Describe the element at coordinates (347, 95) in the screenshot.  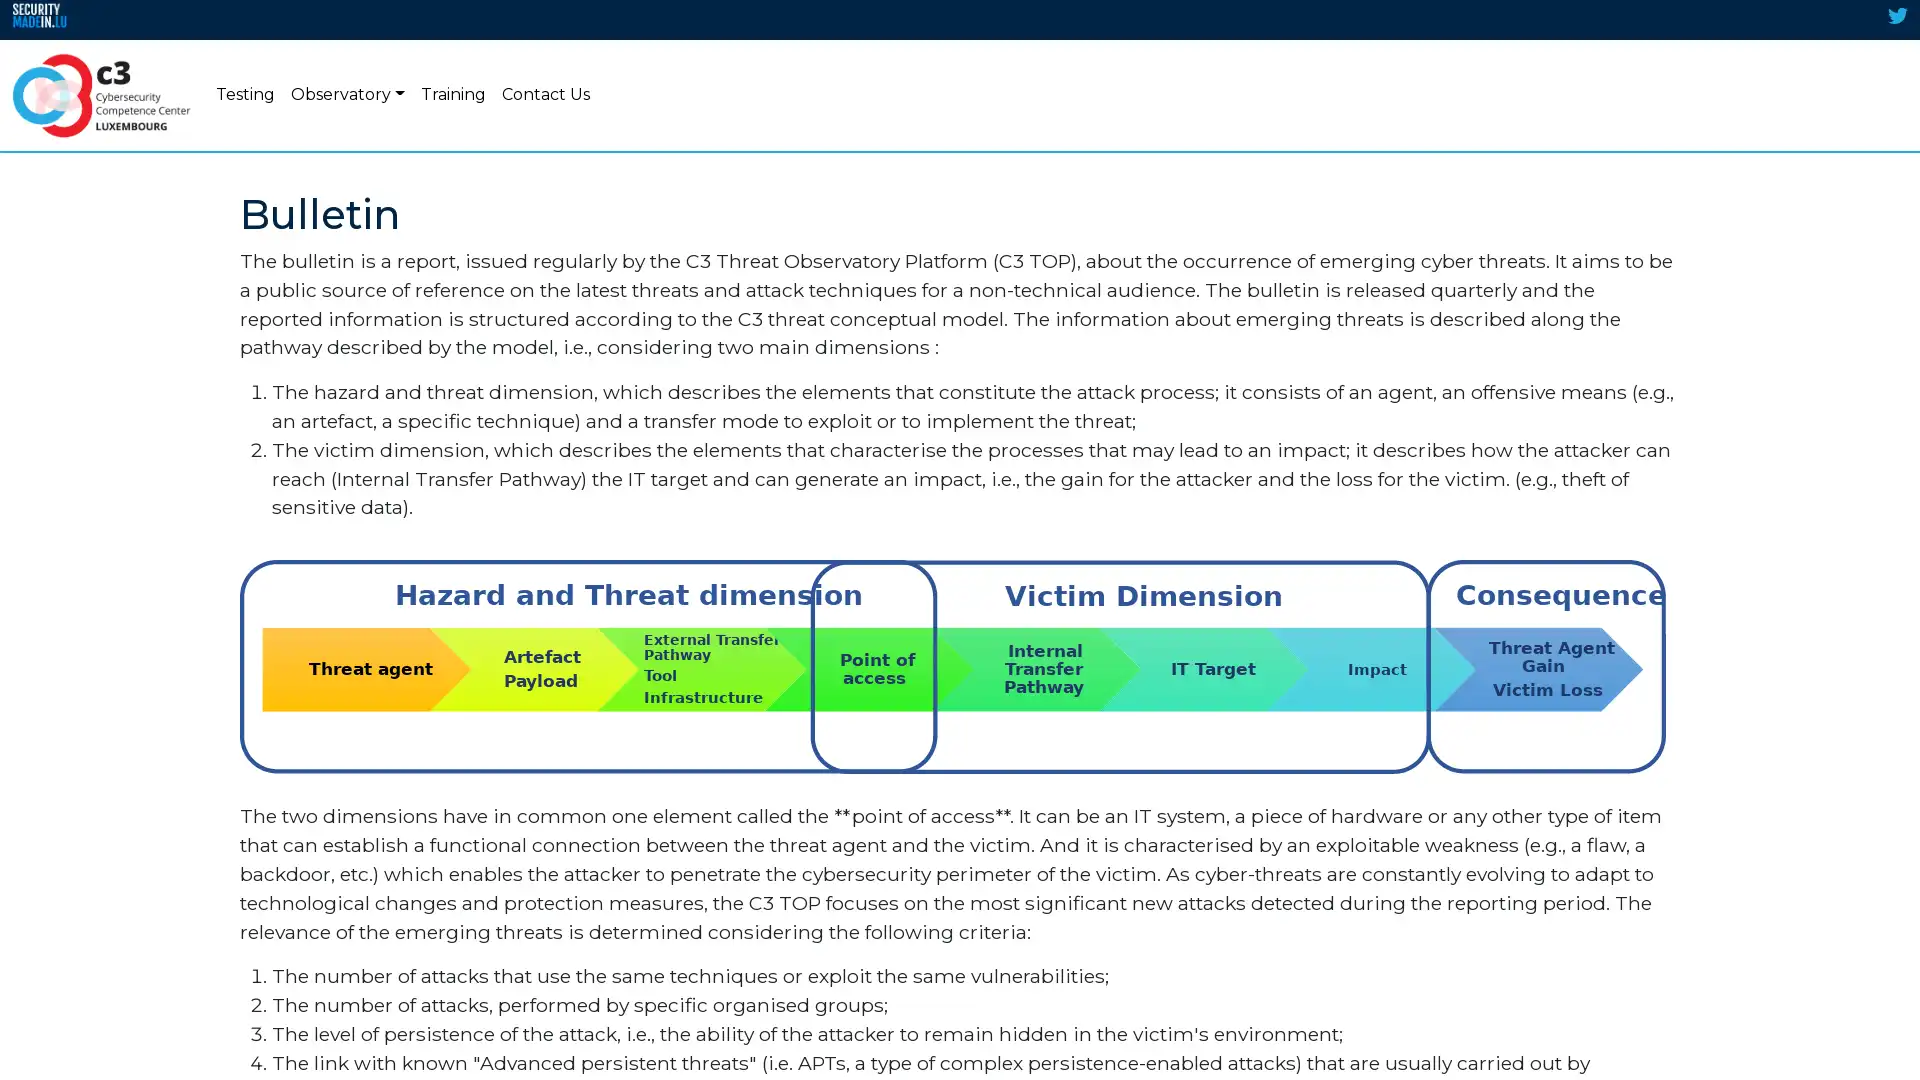
I see `Observatory` at that location.